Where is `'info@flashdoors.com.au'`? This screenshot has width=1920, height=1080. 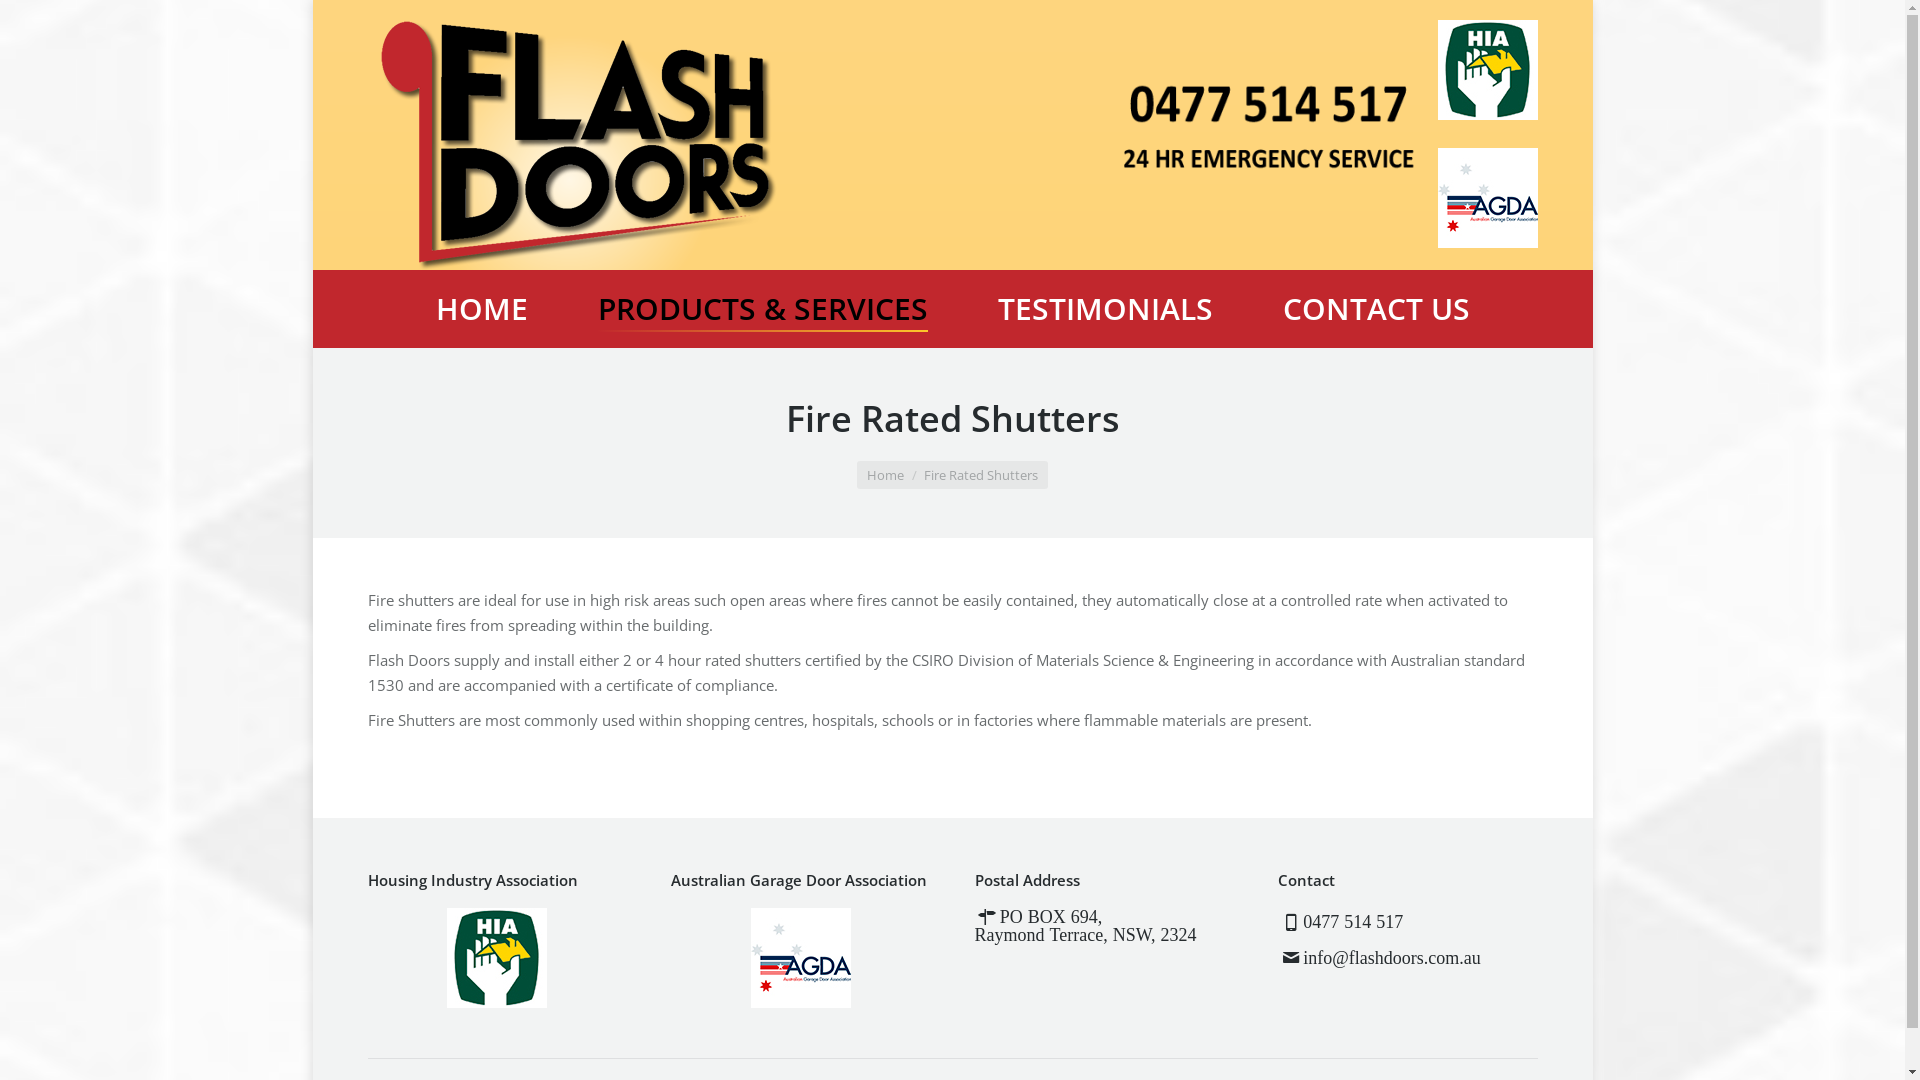
'info@flashdoors.com.au' is located at coordinates (1302, 956).